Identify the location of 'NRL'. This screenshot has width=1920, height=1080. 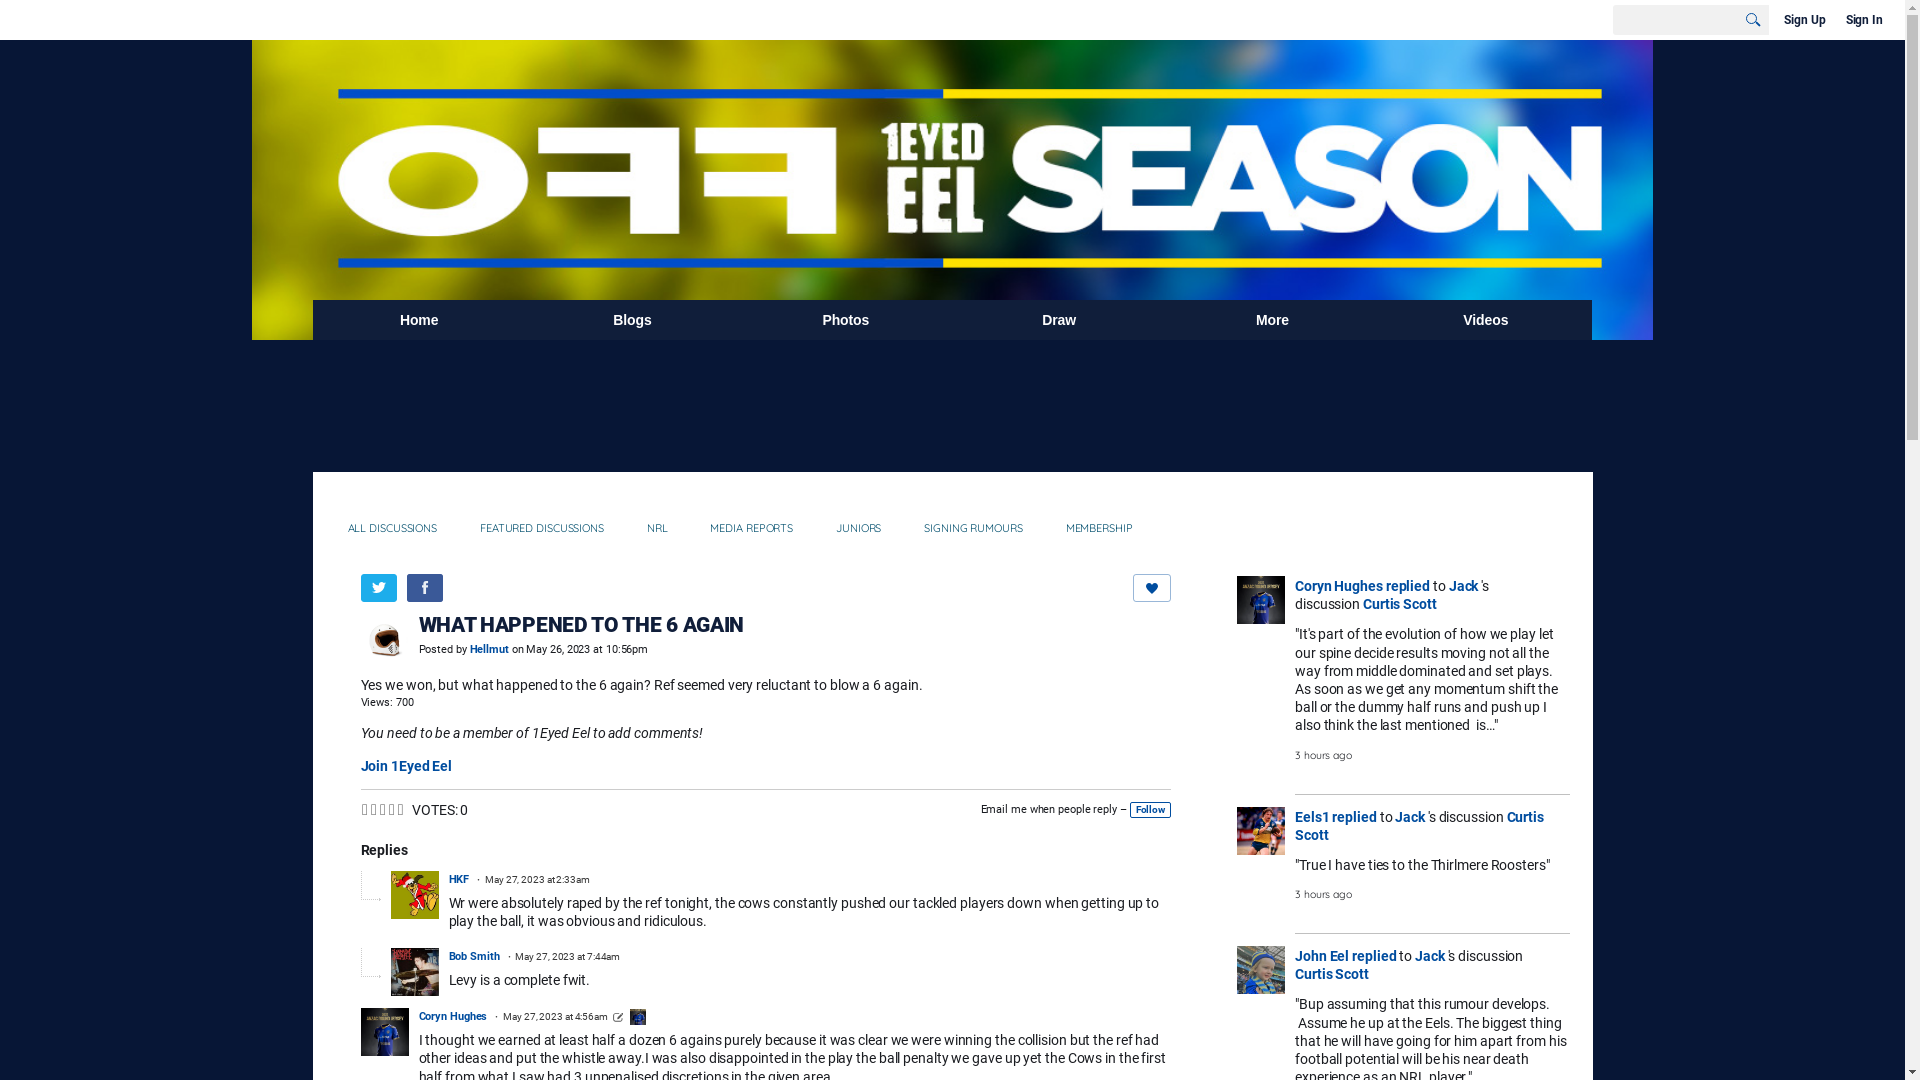
(657, 527).